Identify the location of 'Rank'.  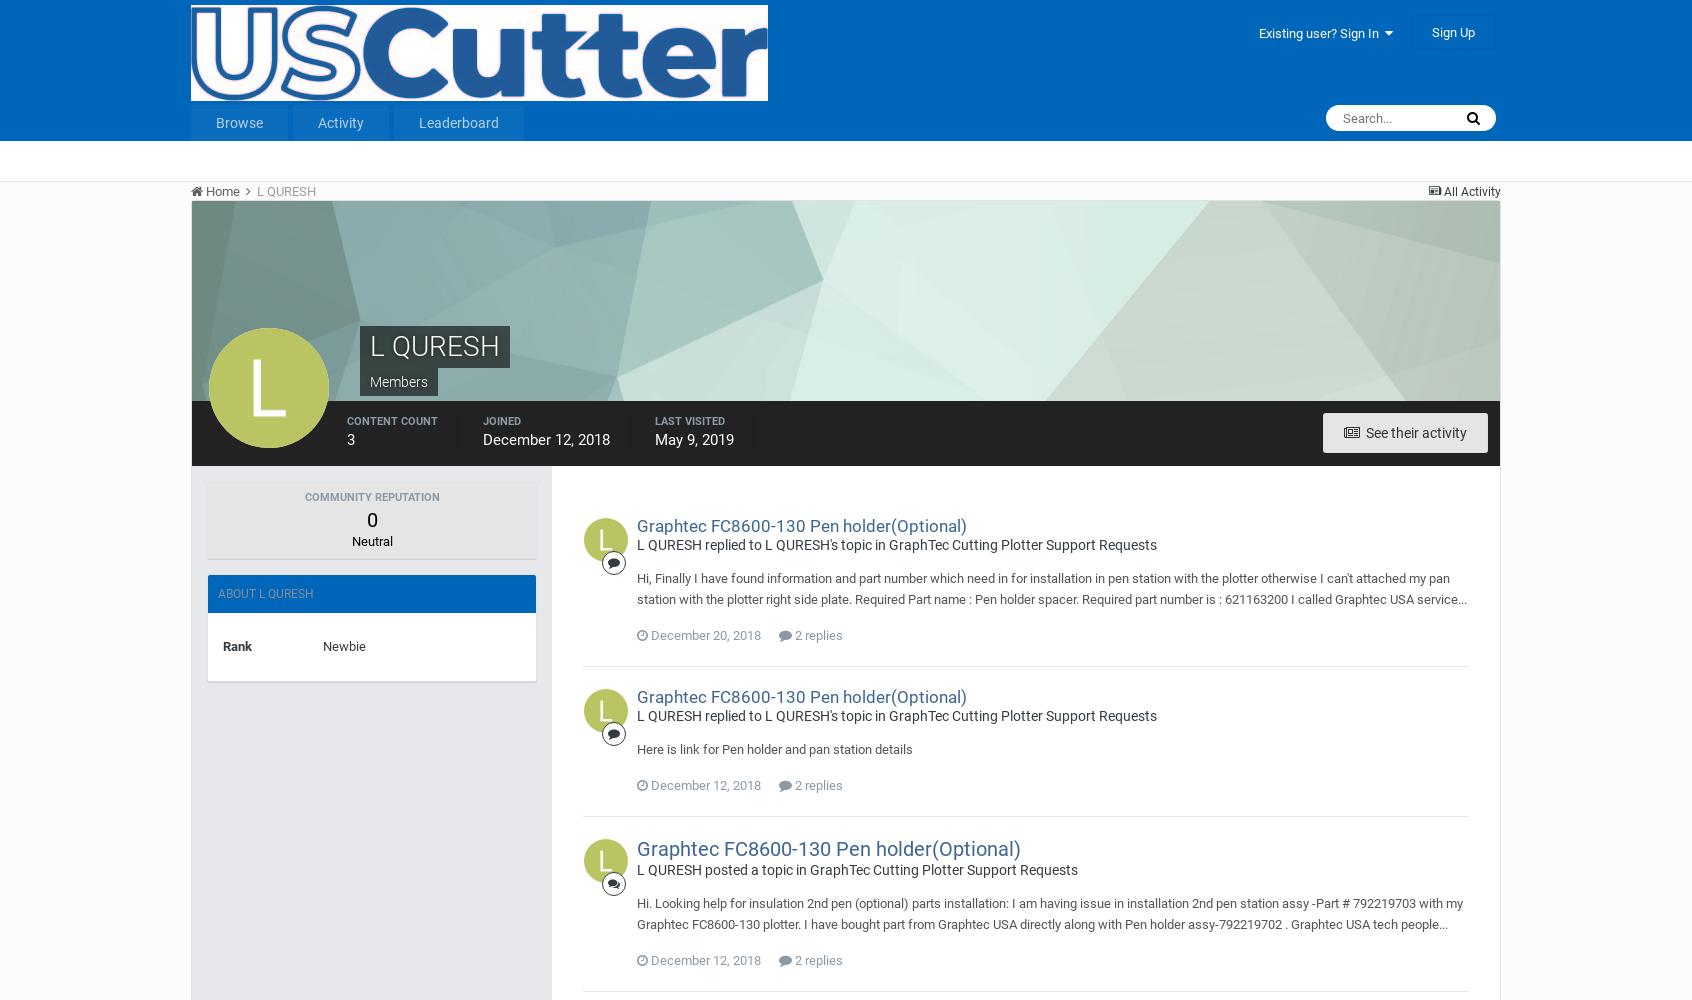
(237, 646).